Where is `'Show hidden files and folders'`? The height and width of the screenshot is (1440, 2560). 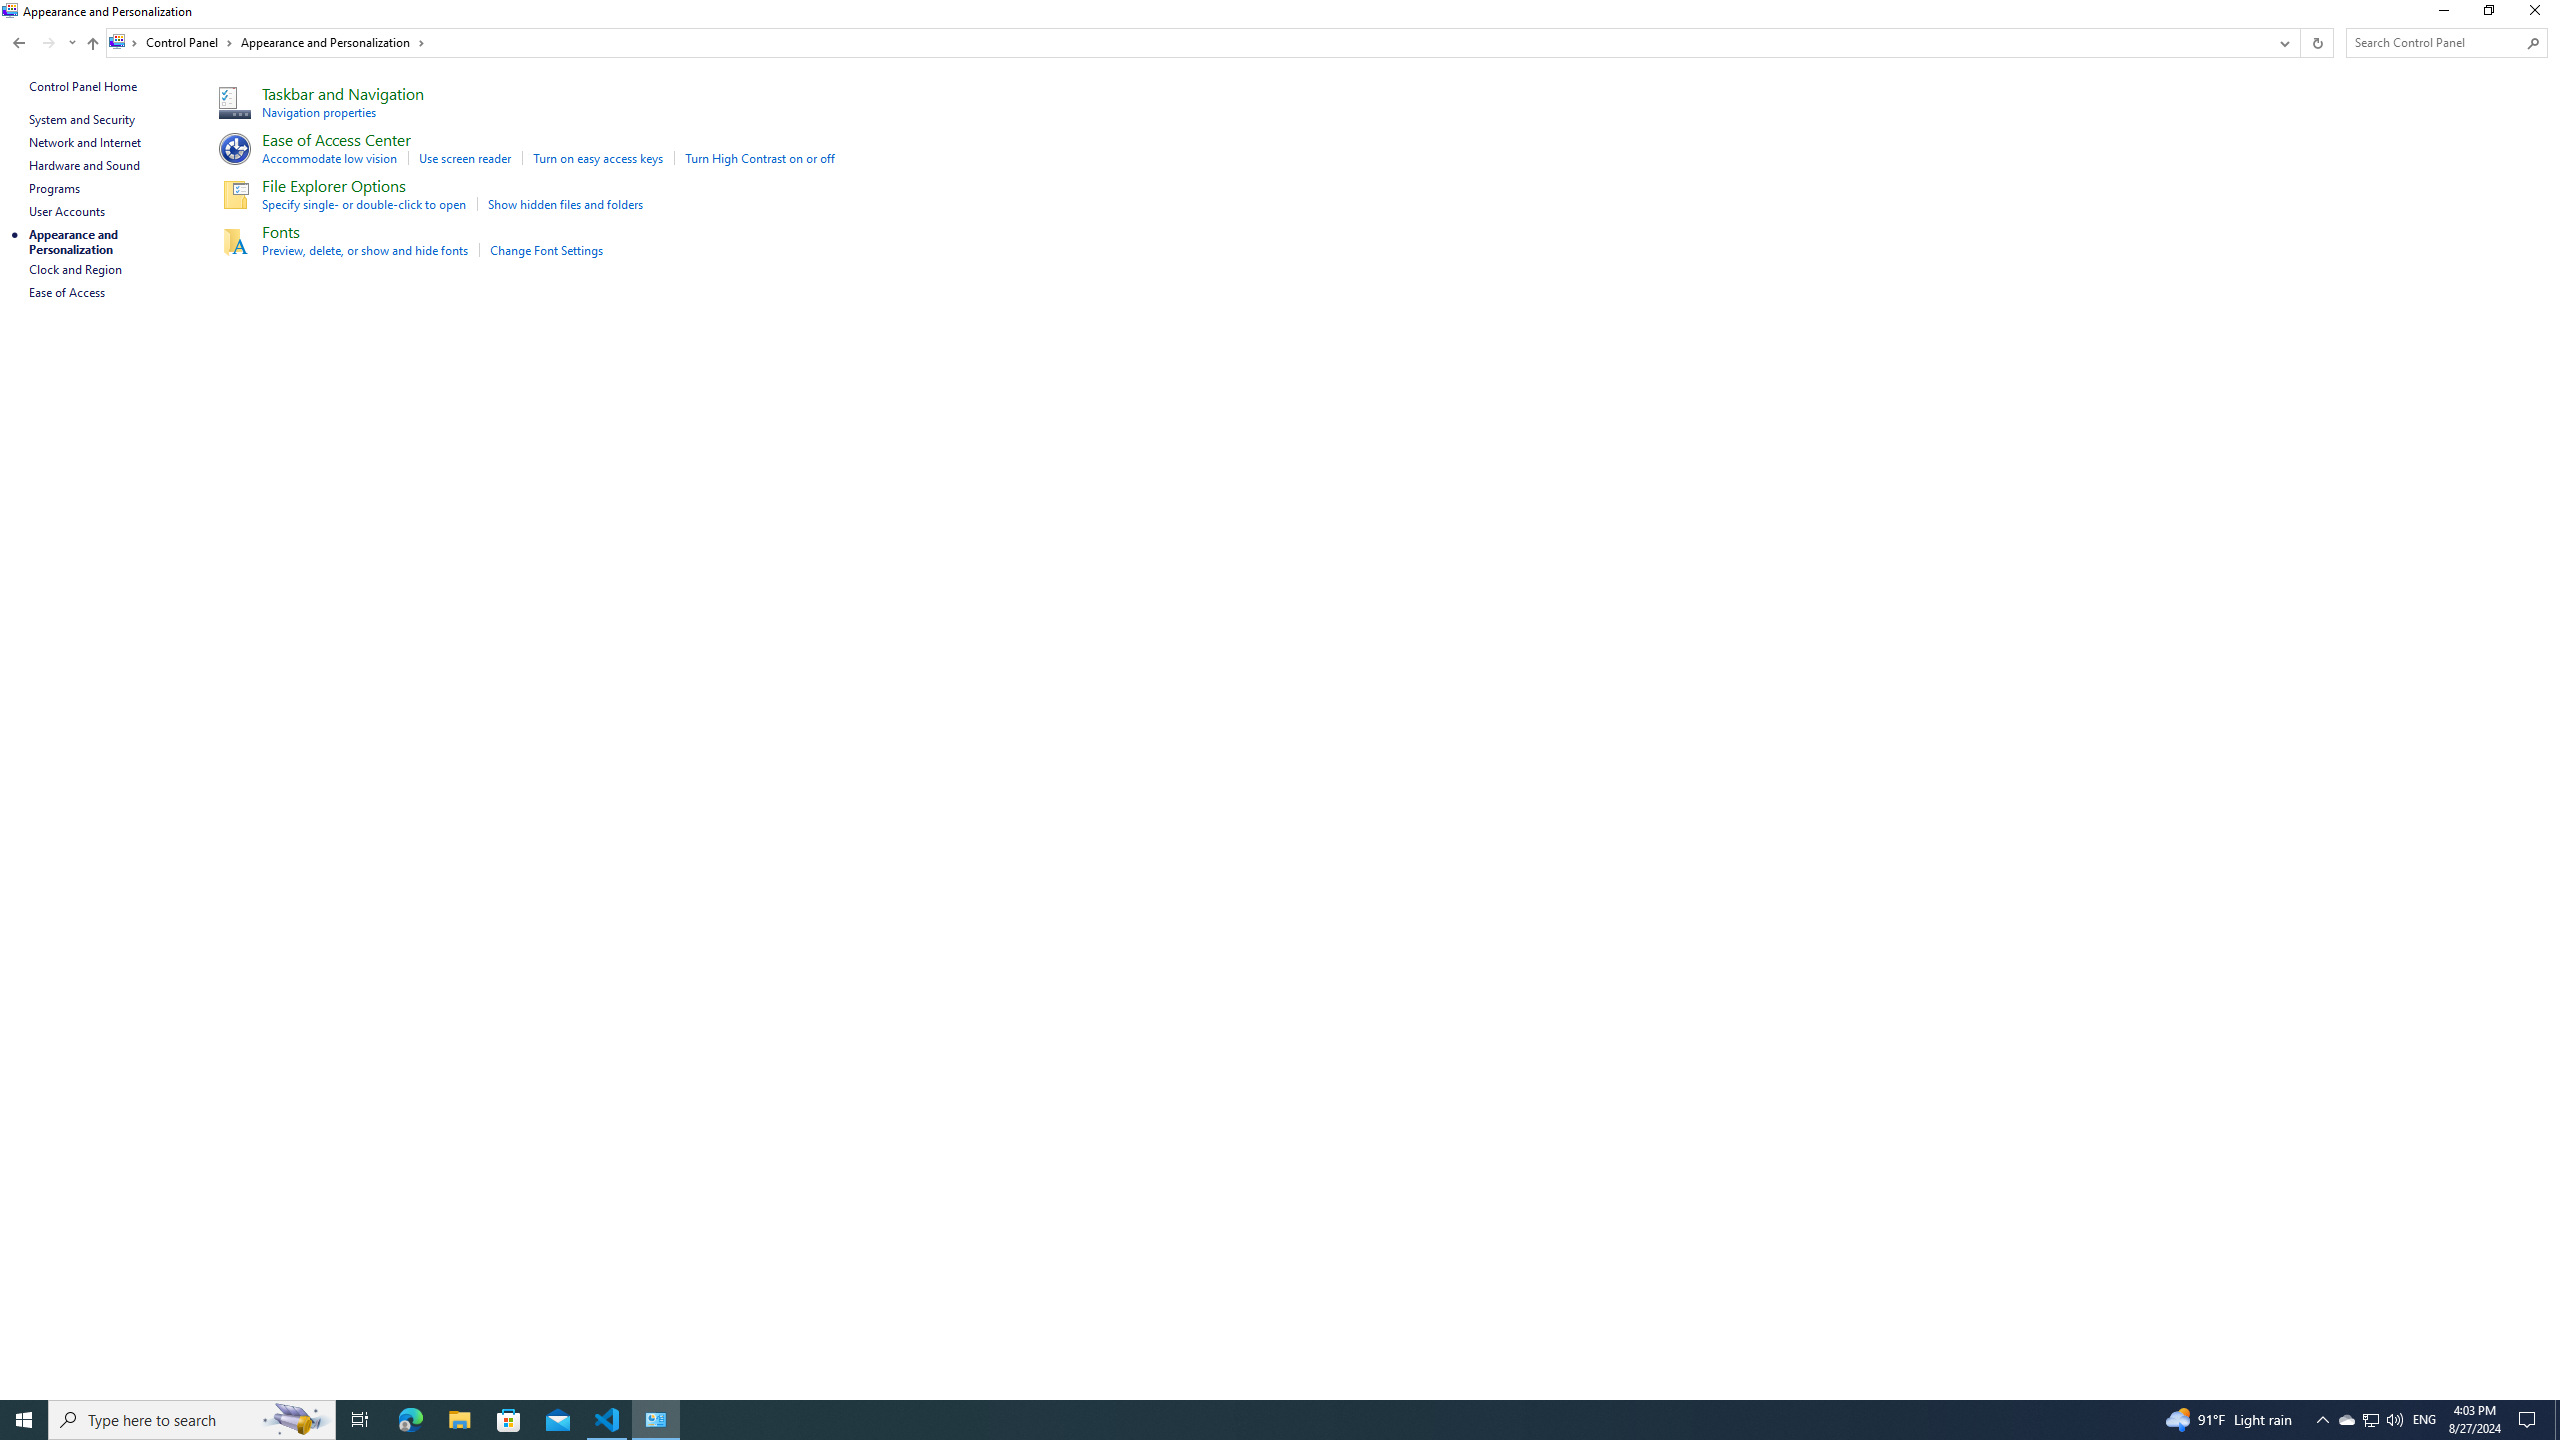 'Show hidden files and folders' is located at coordinates (564, 203).